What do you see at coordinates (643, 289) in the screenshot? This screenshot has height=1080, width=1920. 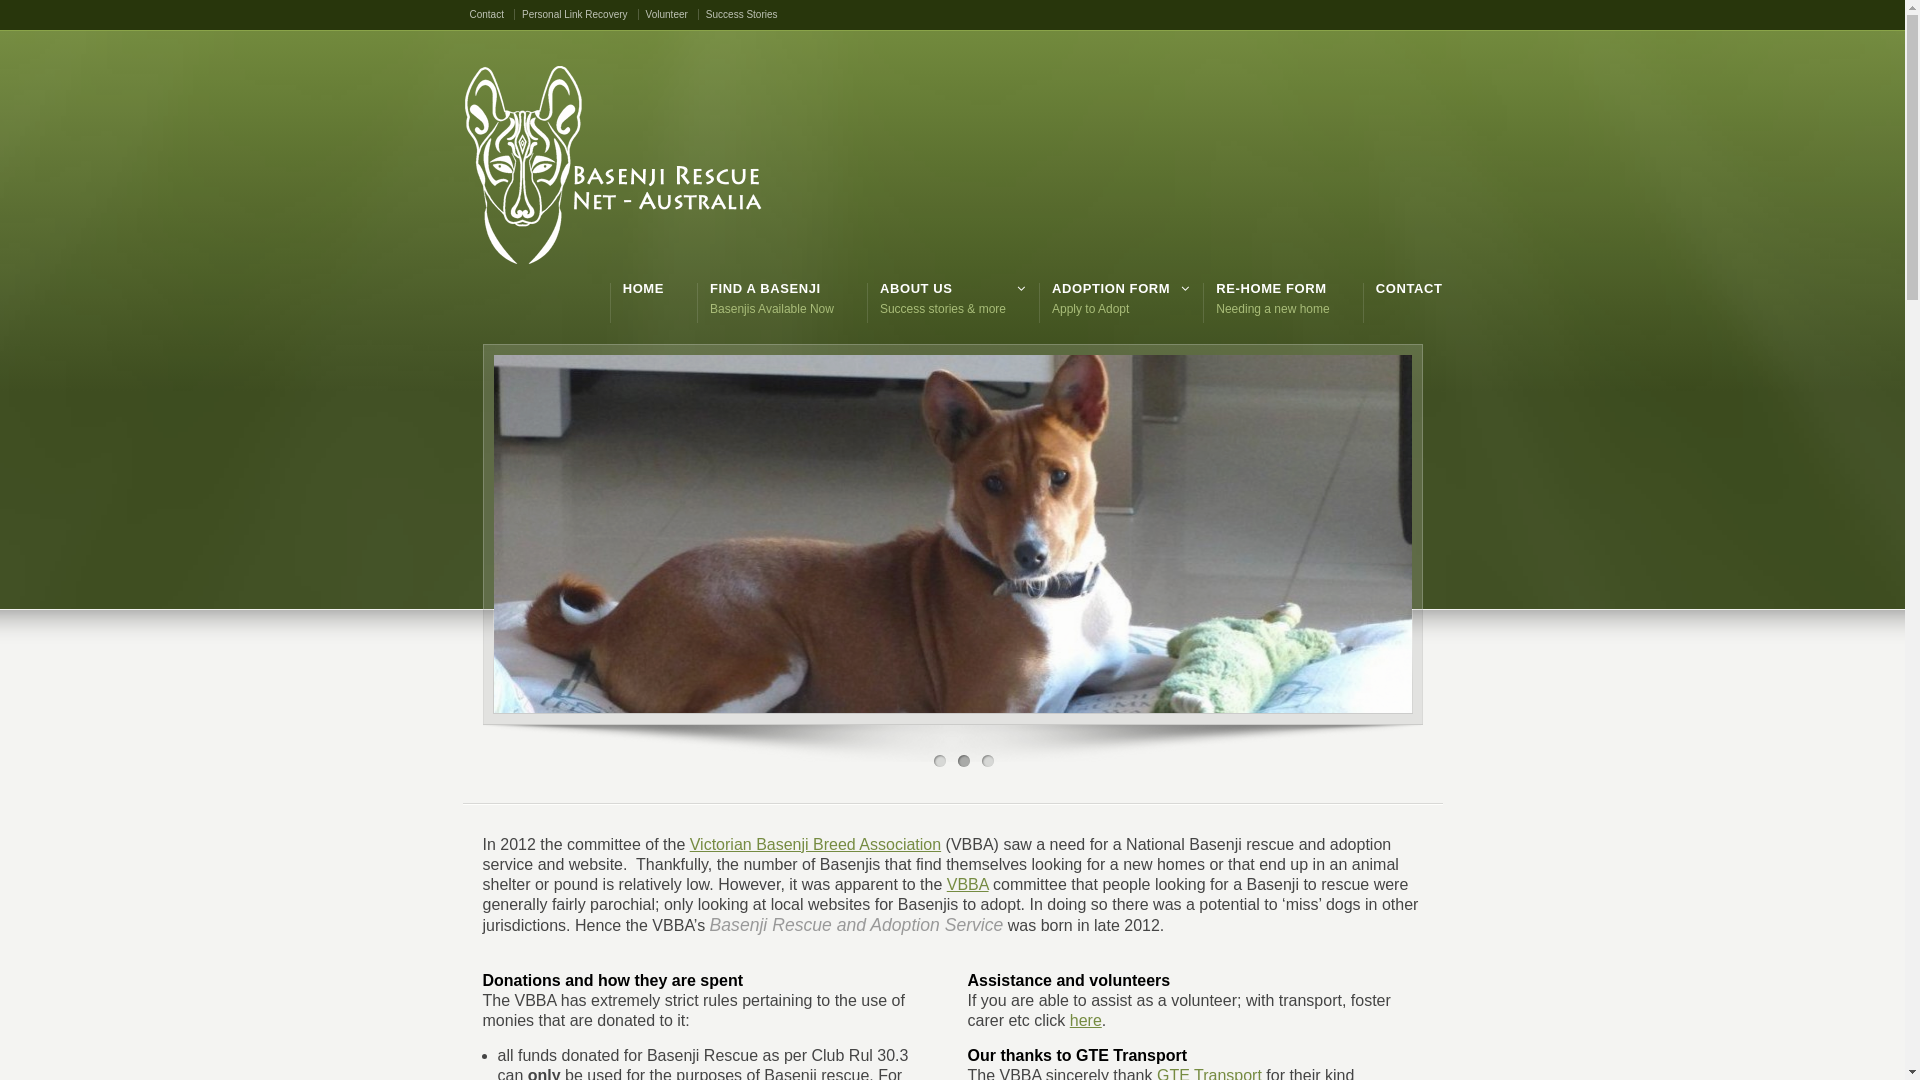 I see `'HOME'` at bounding box center [643, 289].